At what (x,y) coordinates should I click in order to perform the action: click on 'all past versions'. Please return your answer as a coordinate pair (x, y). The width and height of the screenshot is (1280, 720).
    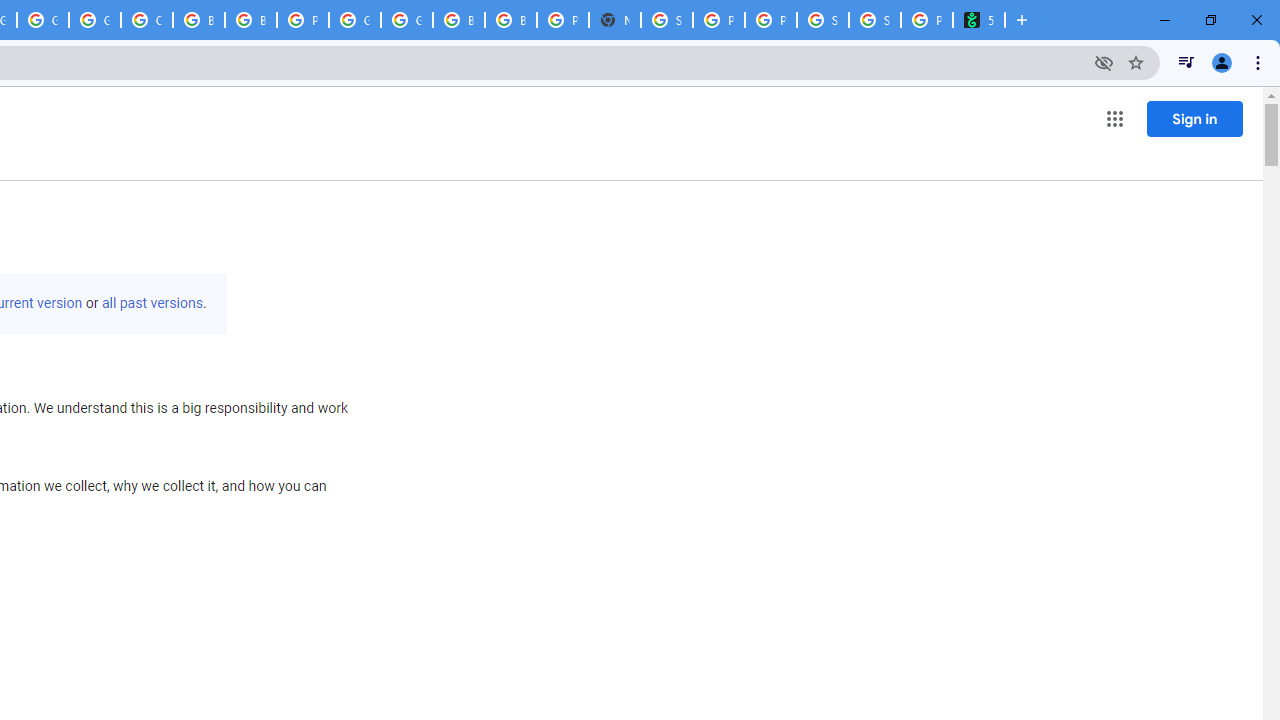
    Looking at the image, I should click on (151, 303).